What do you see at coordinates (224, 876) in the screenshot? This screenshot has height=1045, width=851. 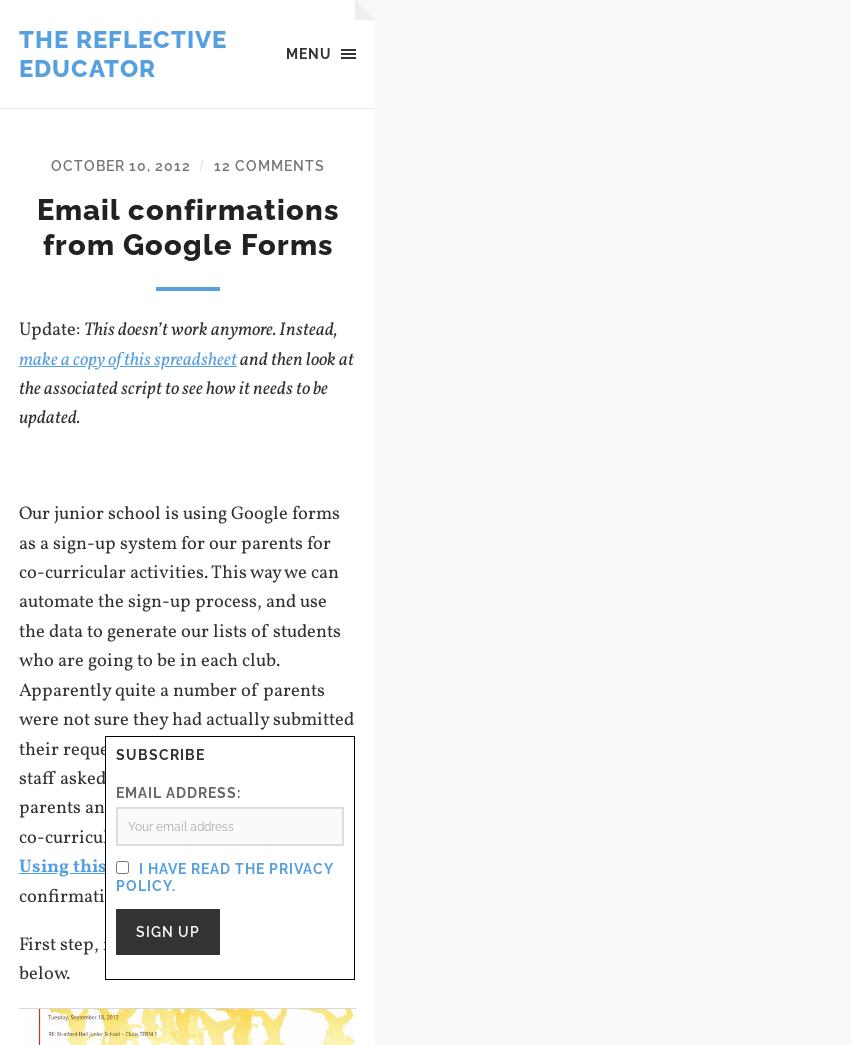 I see `'I have read the privacy policy.'` at bounding box center [224, 876].